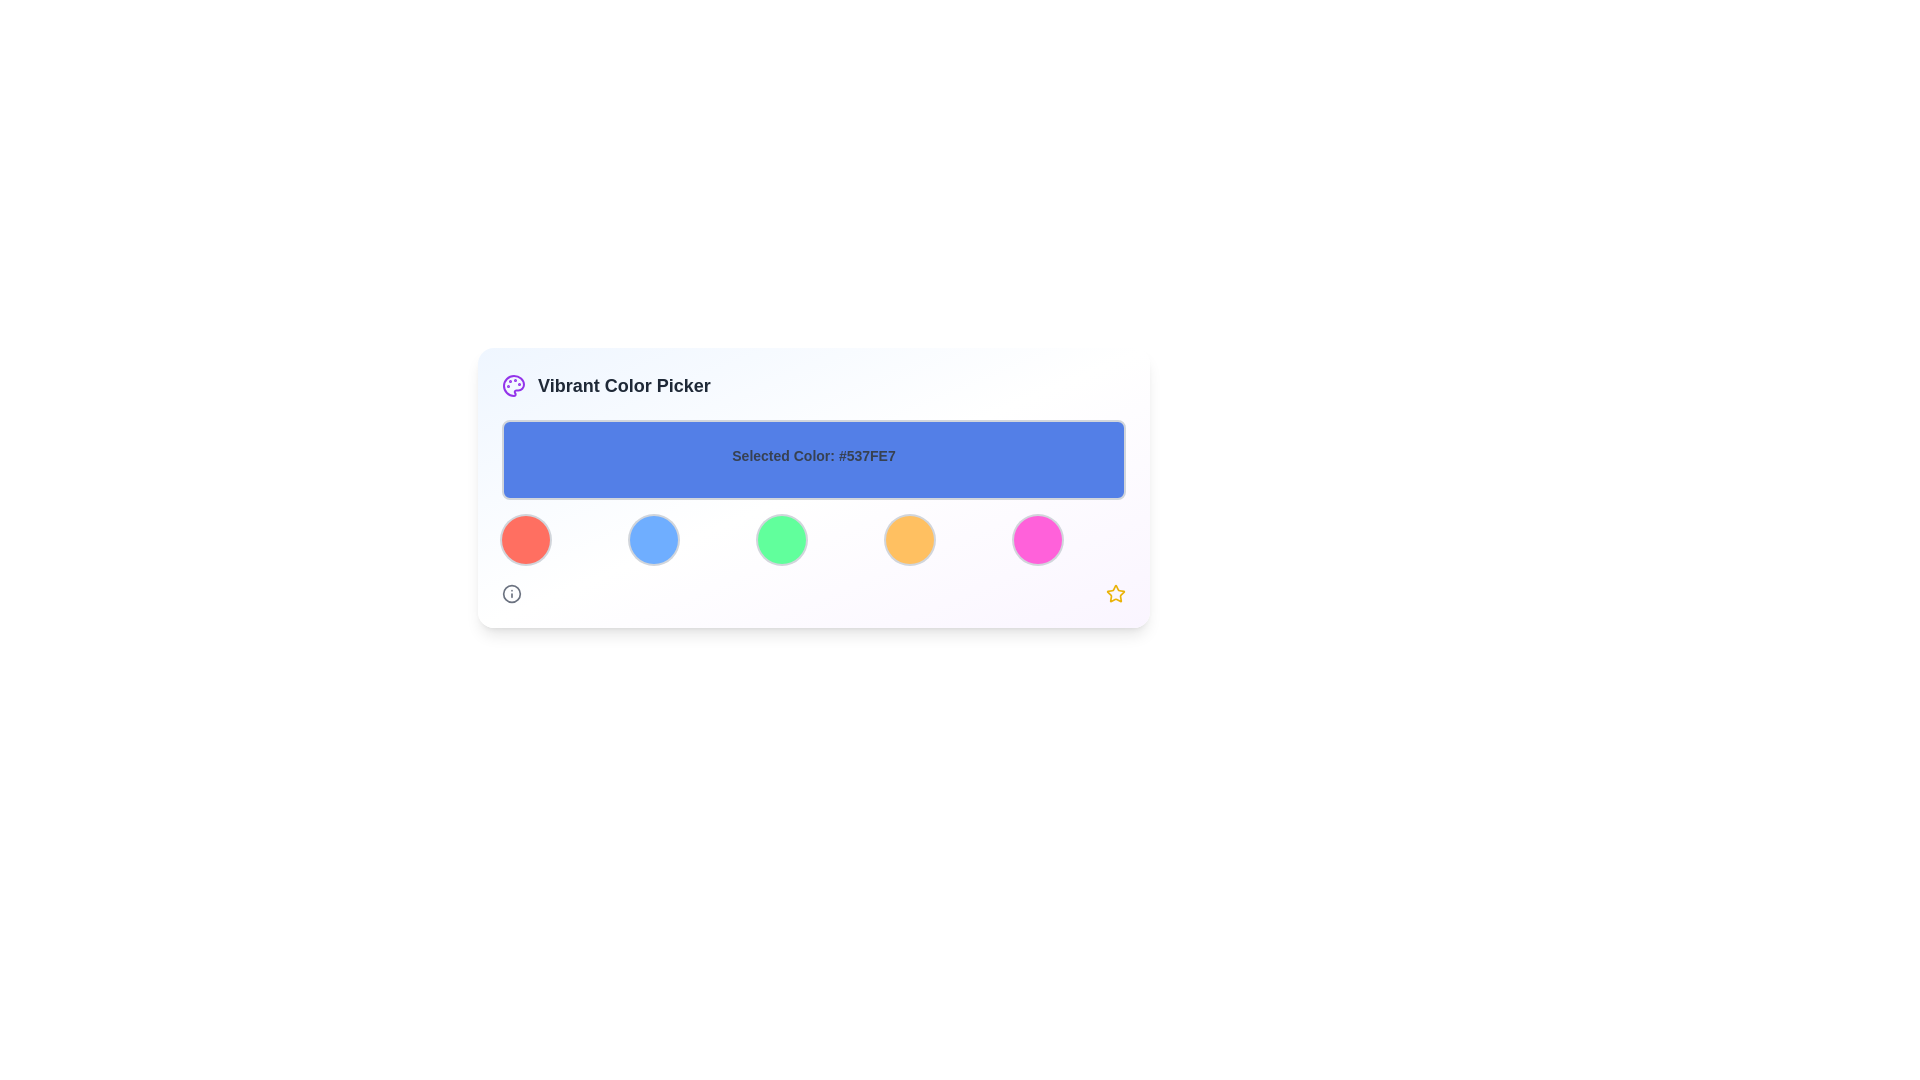 The width and height of the screenshot is (1920, 1080). I want to click on the blue circular button with a ring-outline located in the second position from the left in a horizontal layout of five buttons, so click(653, 540).